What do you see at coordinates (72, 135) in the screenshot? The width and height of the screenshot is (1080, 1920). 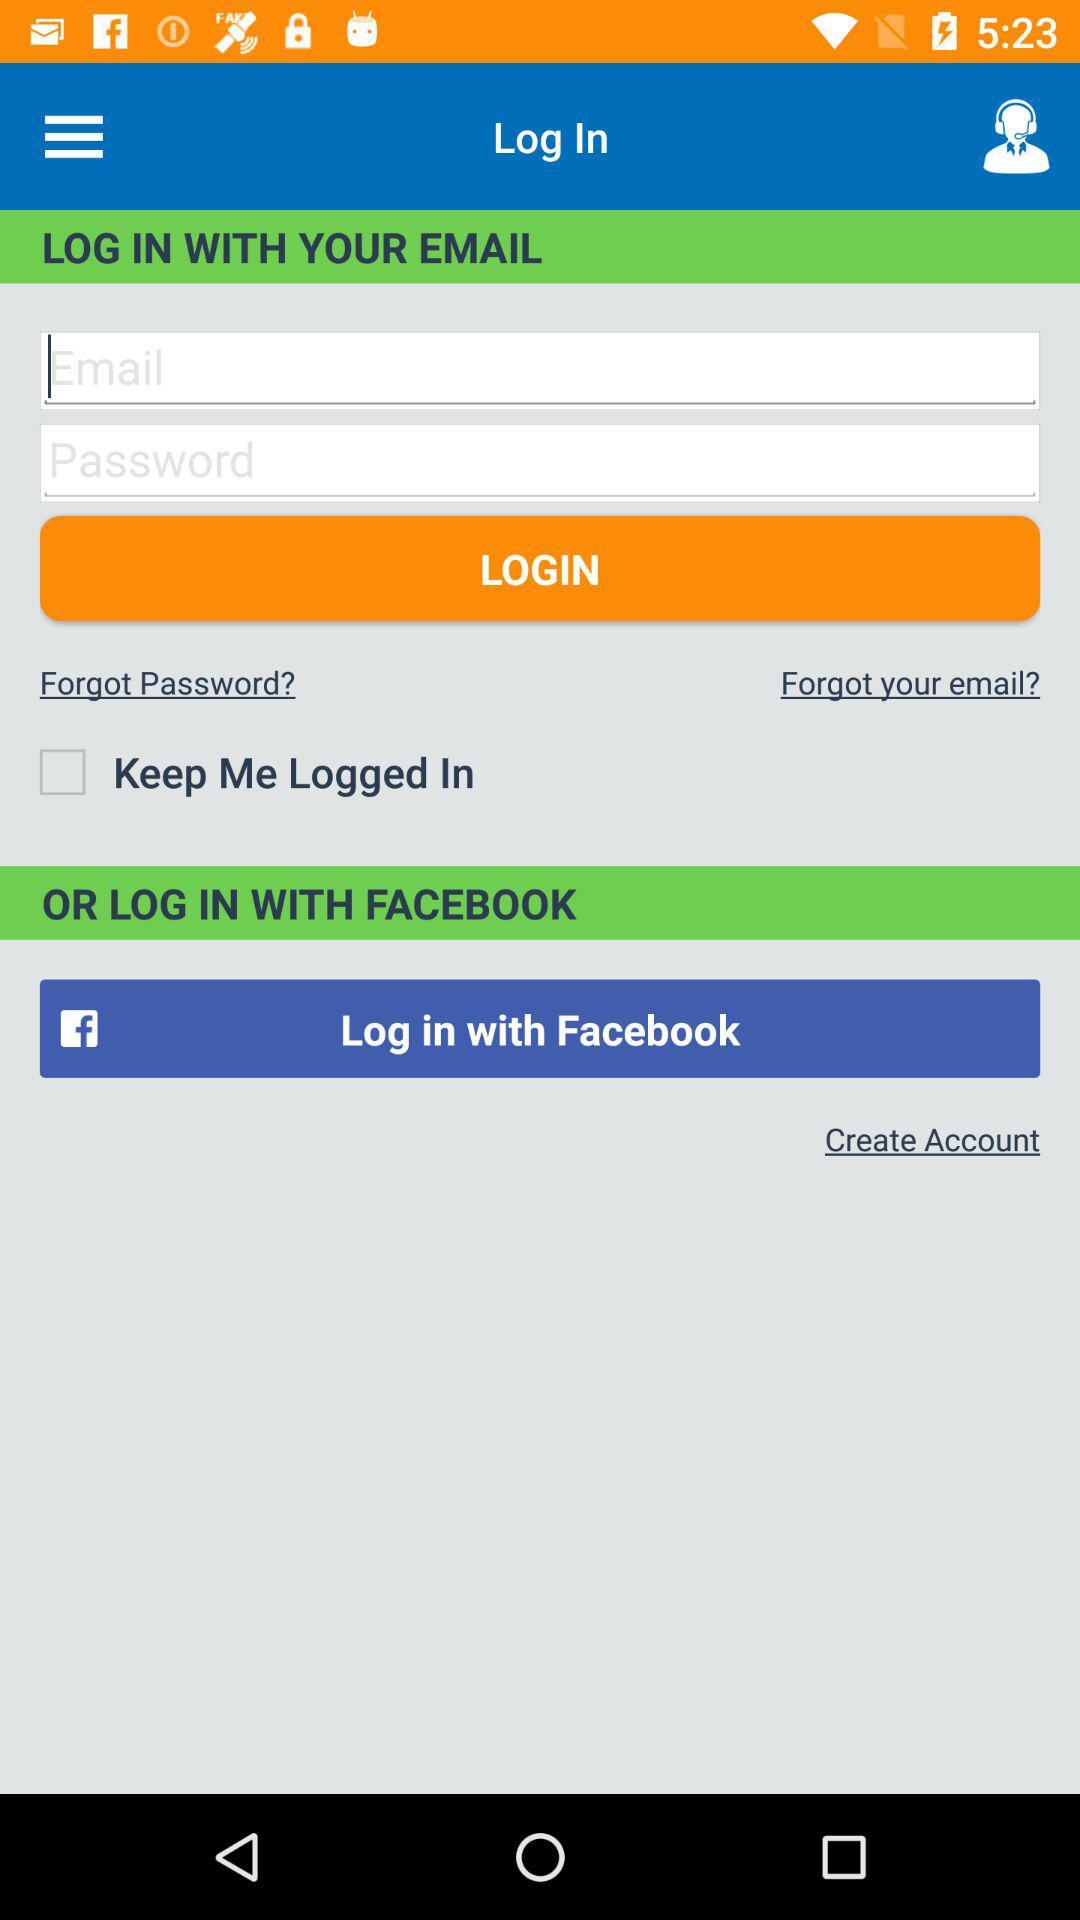 I see `the item at the top left corner` at bounding box center [72, 135].